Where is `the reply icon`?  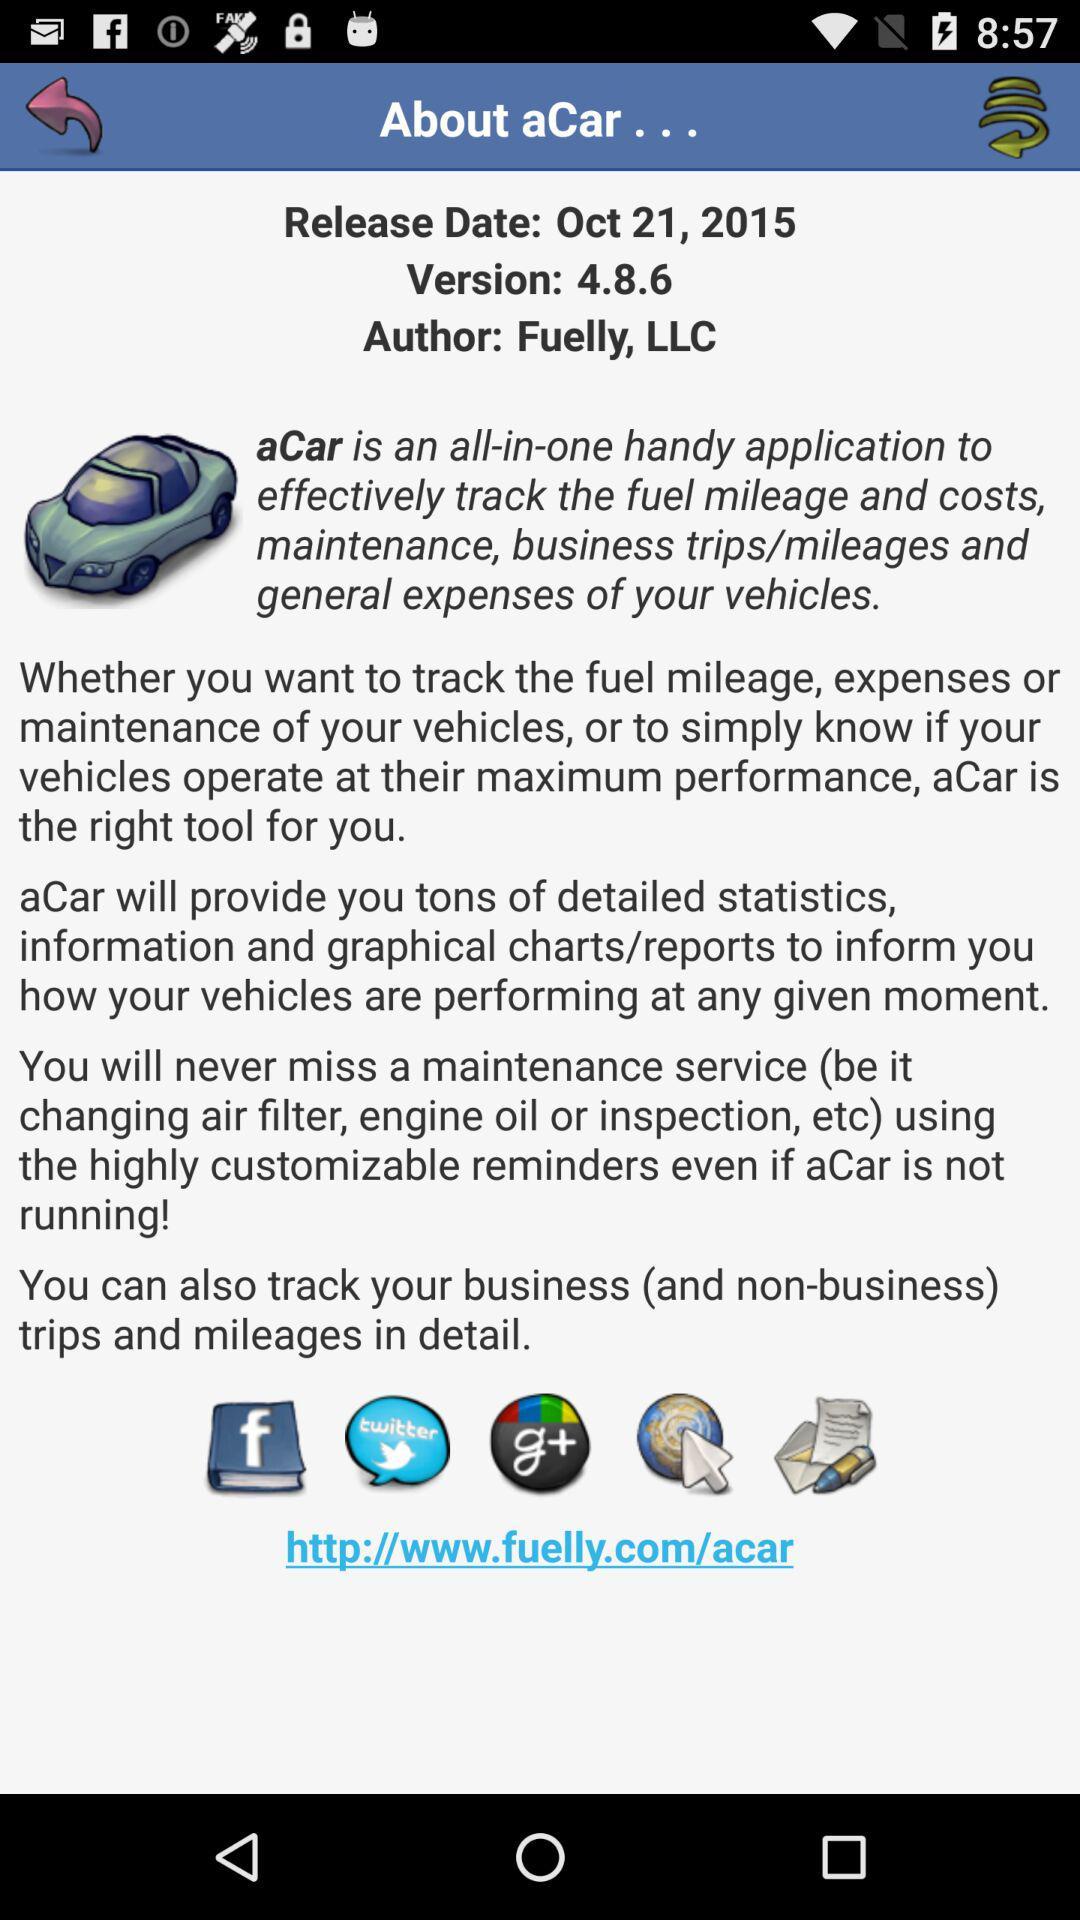 the reply icon is located at coordinates (64, 125).